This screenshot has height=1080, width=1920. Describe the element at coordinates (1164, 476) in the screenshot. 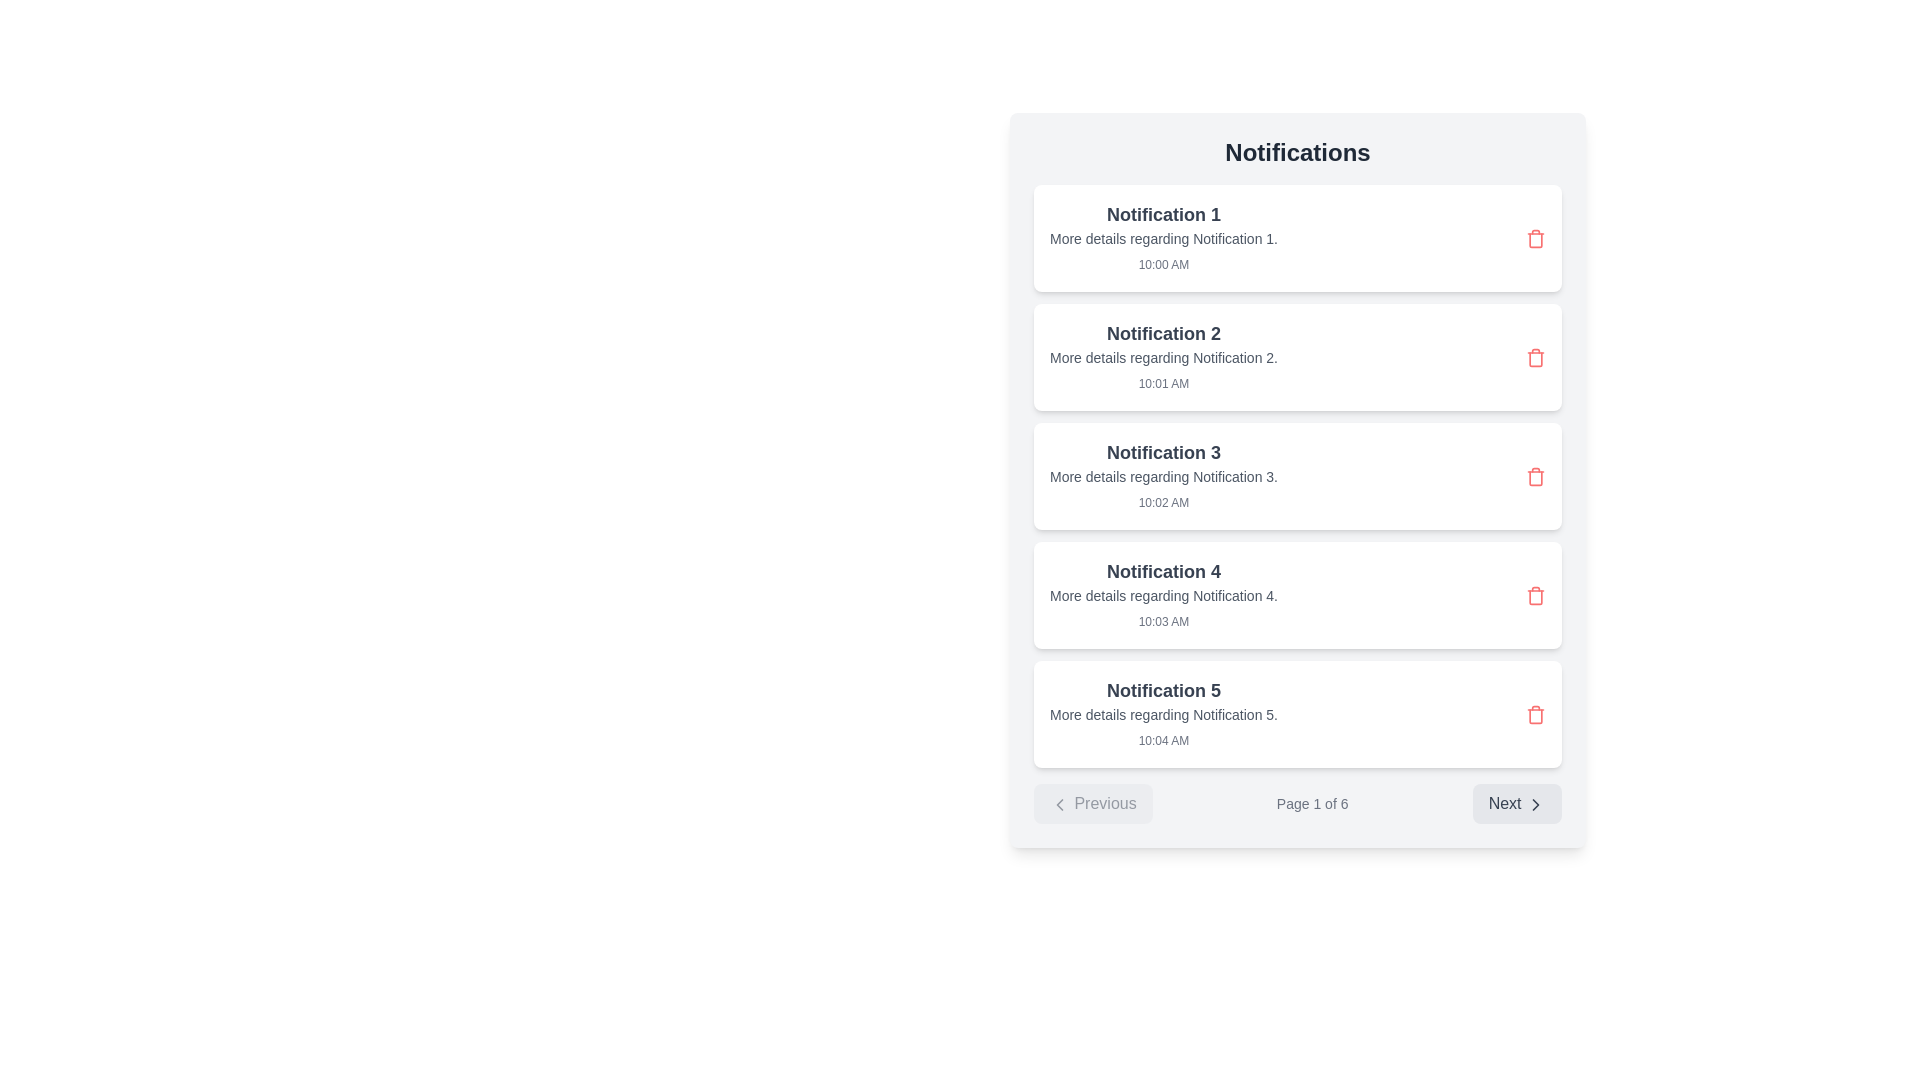

I see `the third notification entry in the notification log labeled 'Notification 3'` at that location.